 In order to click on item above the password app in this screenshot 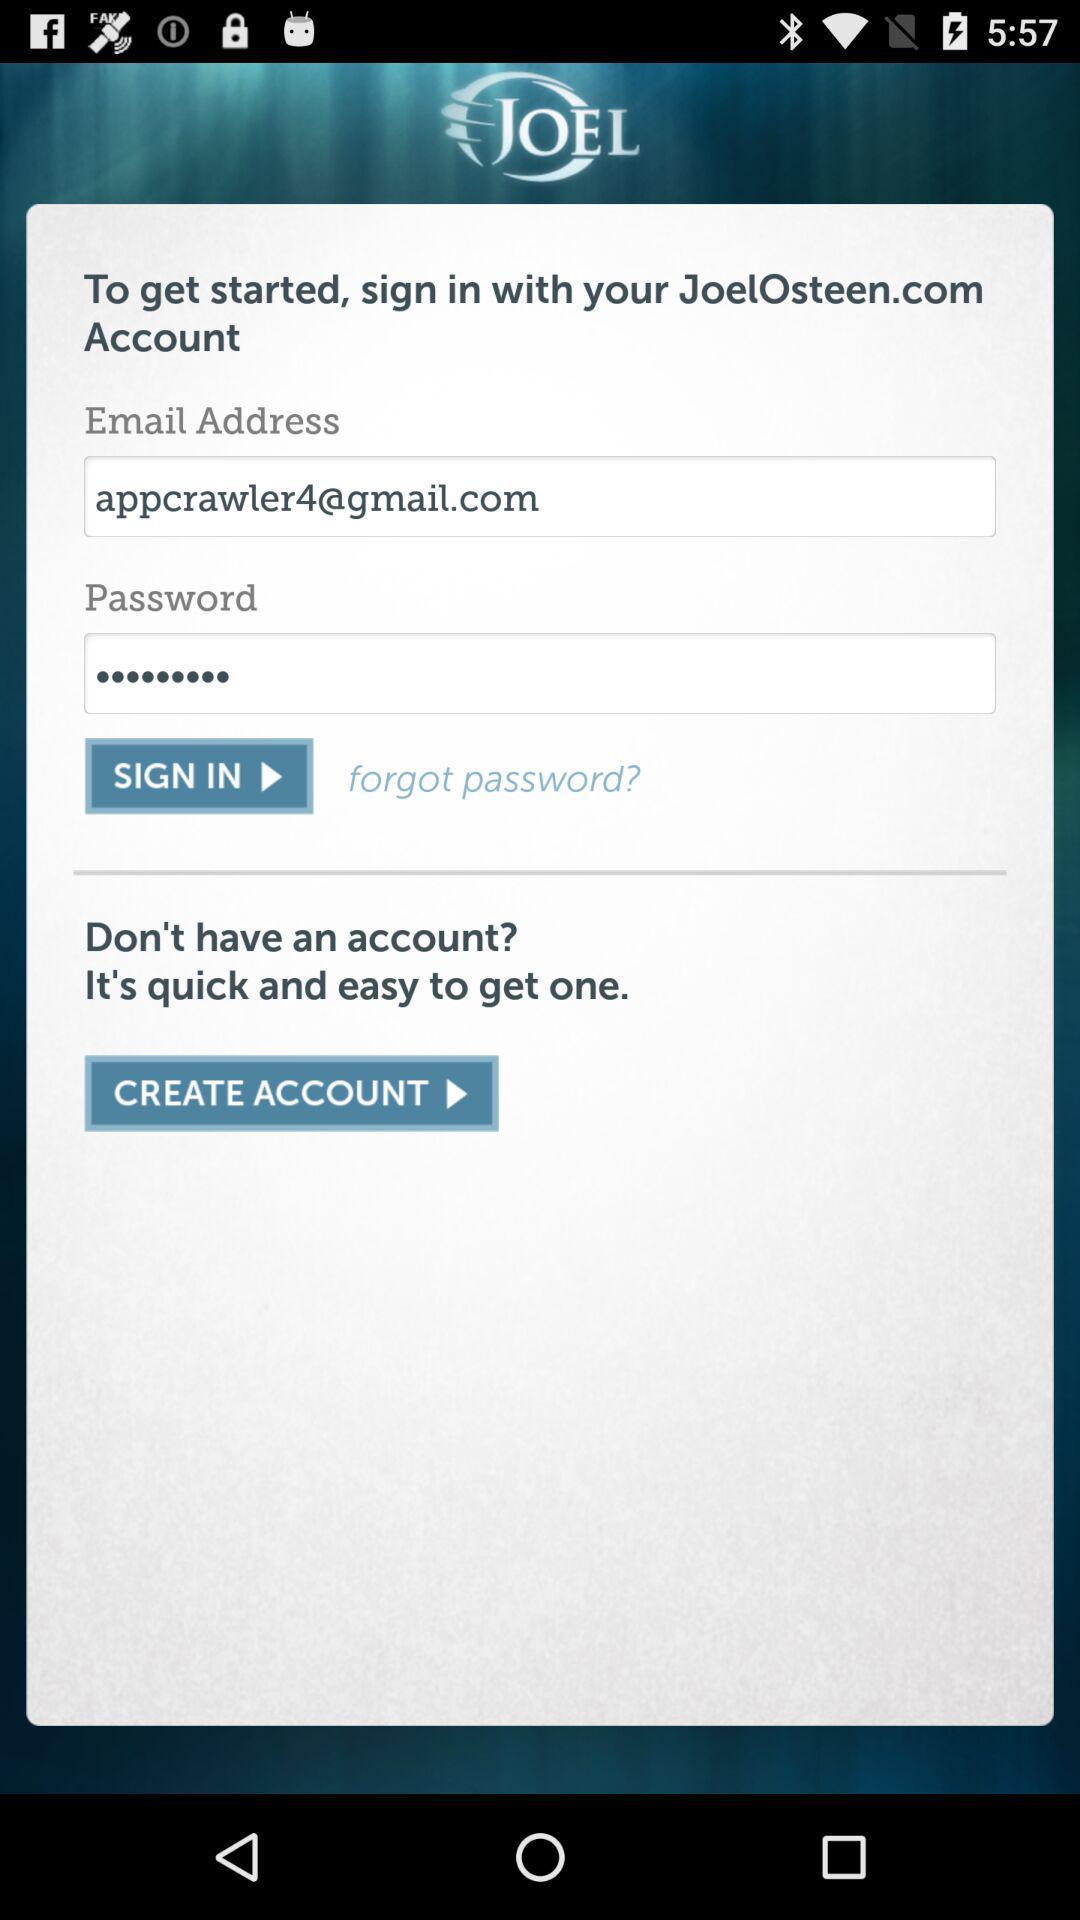, I will do `click(540, 496)`.